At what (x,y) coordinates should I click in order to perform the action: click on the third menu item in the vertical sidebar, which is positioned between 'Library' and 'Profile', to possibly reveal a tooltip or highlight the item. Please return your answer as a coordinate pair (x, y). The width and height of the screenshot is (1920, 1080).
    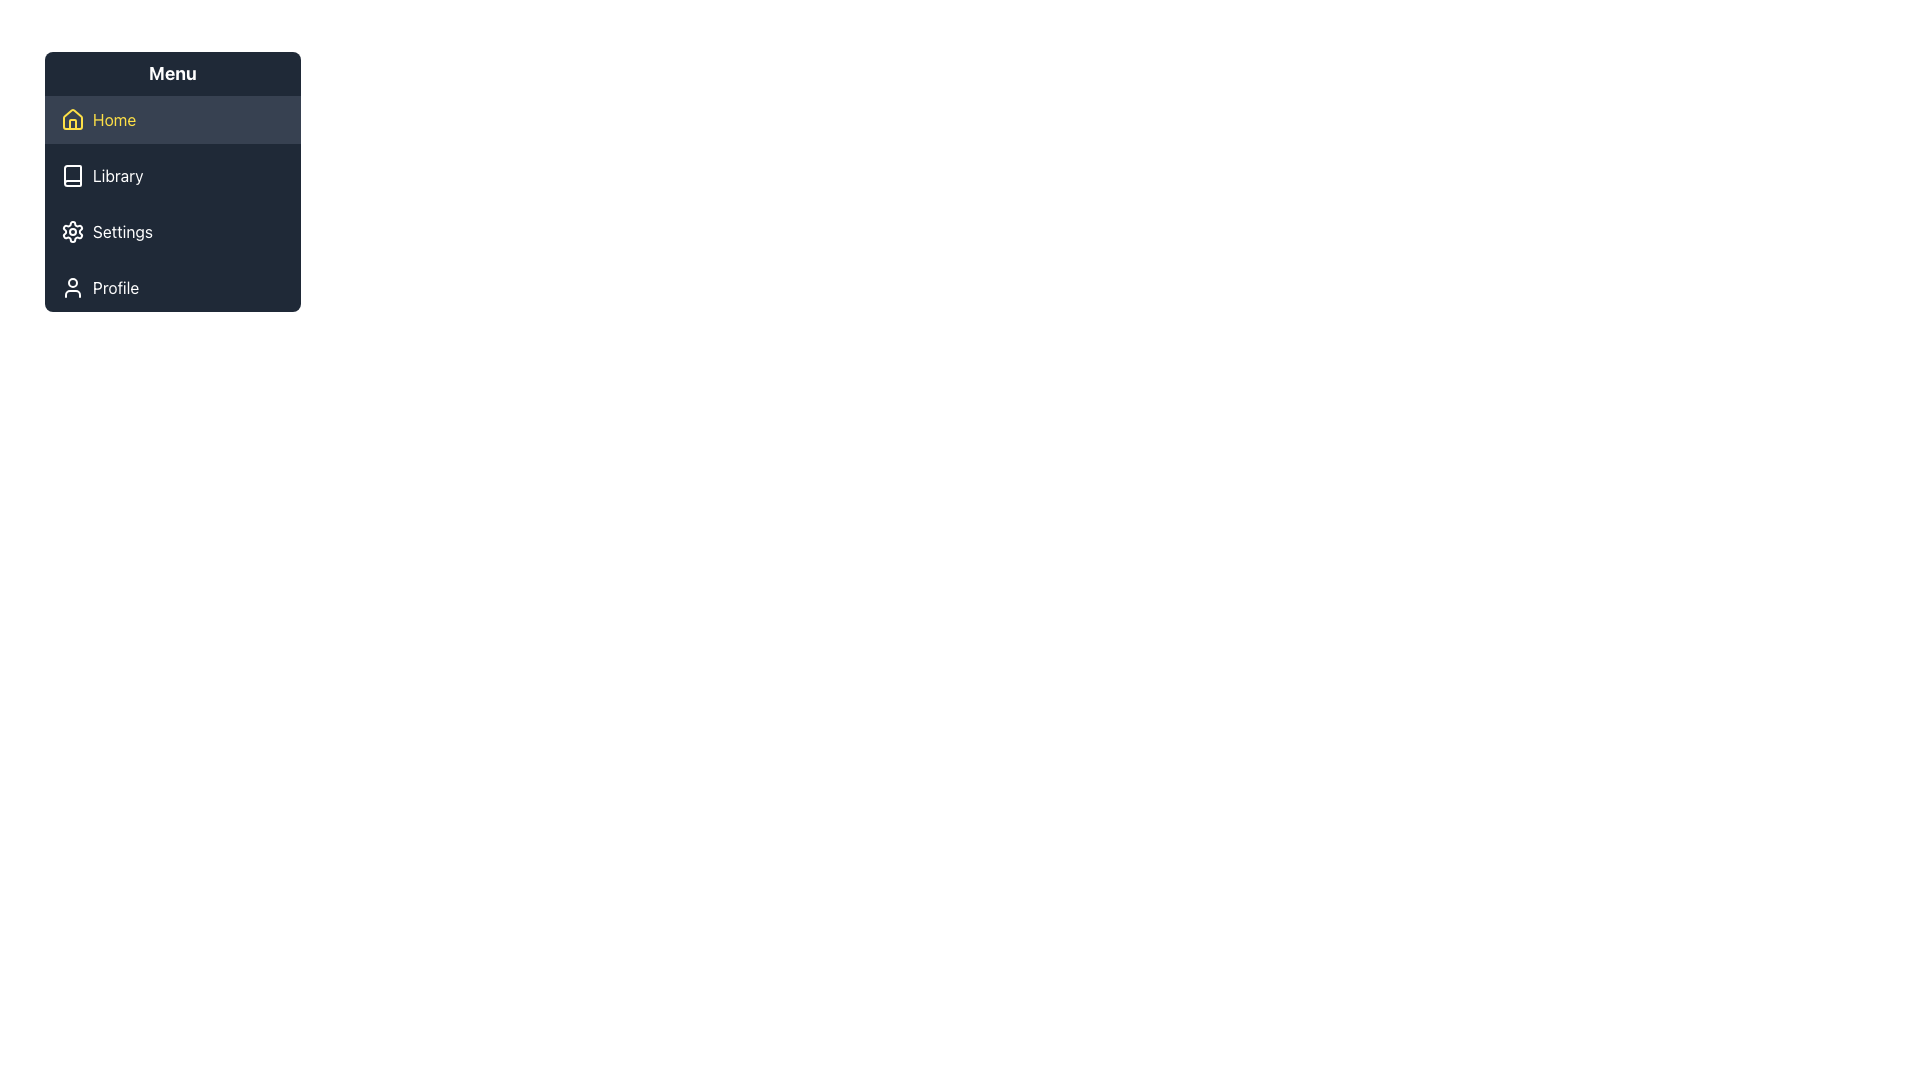
    Looking at the image, I should click on (172, 230).